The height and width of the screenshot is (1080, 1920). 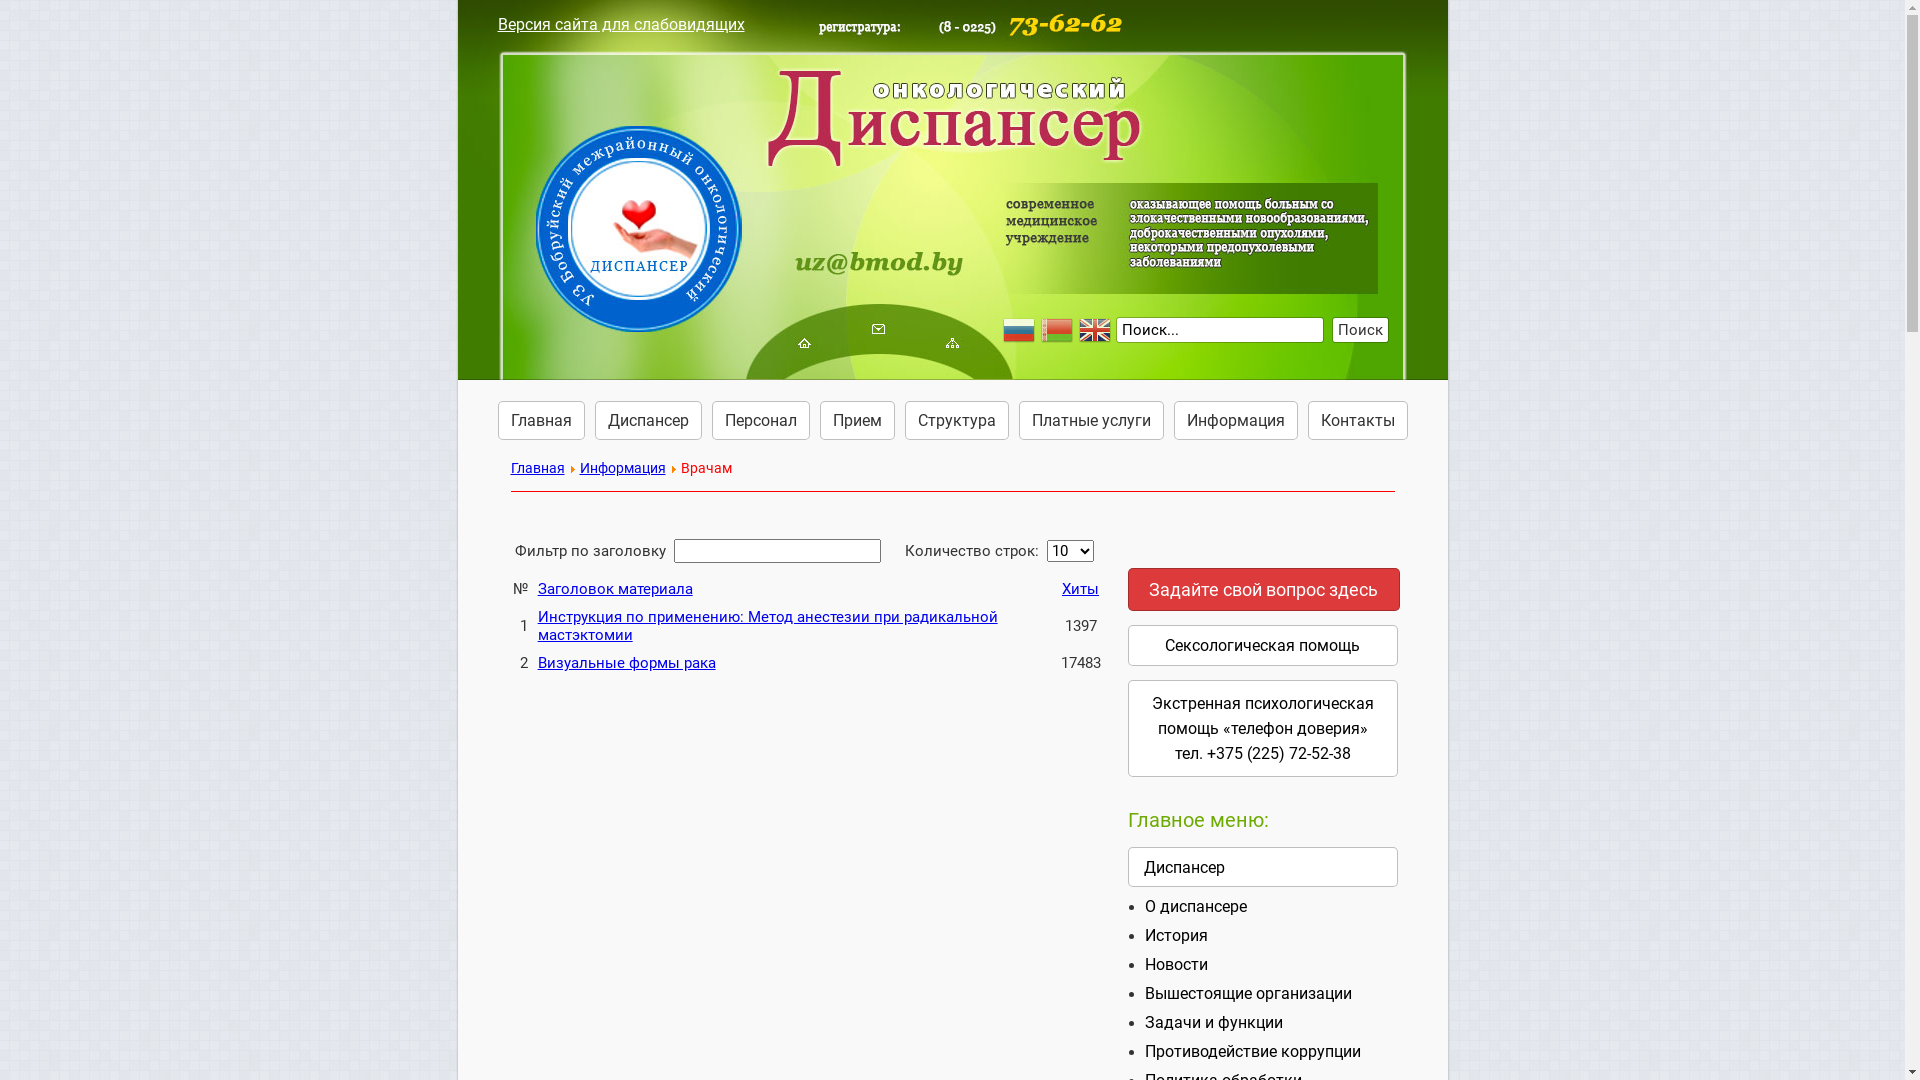 What do you see at coordinates (1077, 329) in the screenshot?
I see `'English'` at bounding box center [1077, 329].